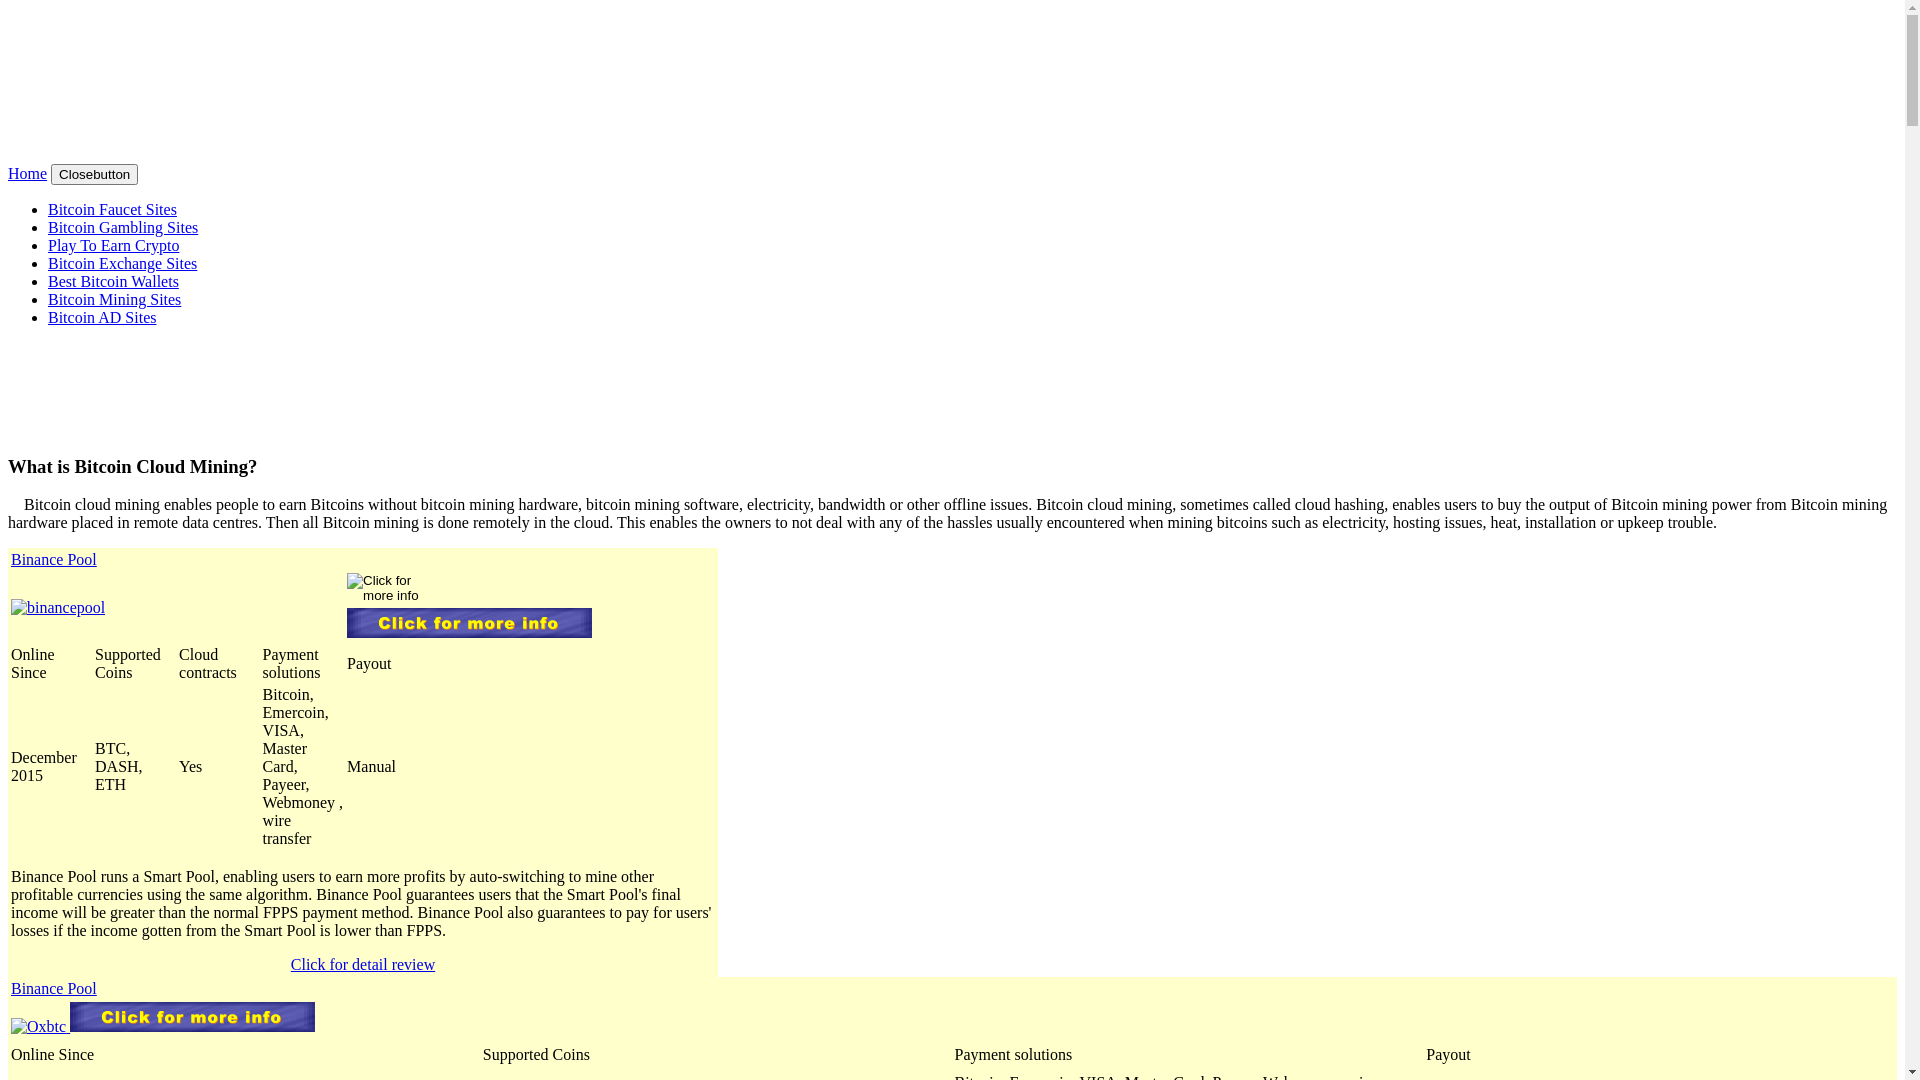  What do you see at coordinates (112, 244) in the screenshot?
I see `'Play To Earn Crypto'` at bounding box center [112, 244].